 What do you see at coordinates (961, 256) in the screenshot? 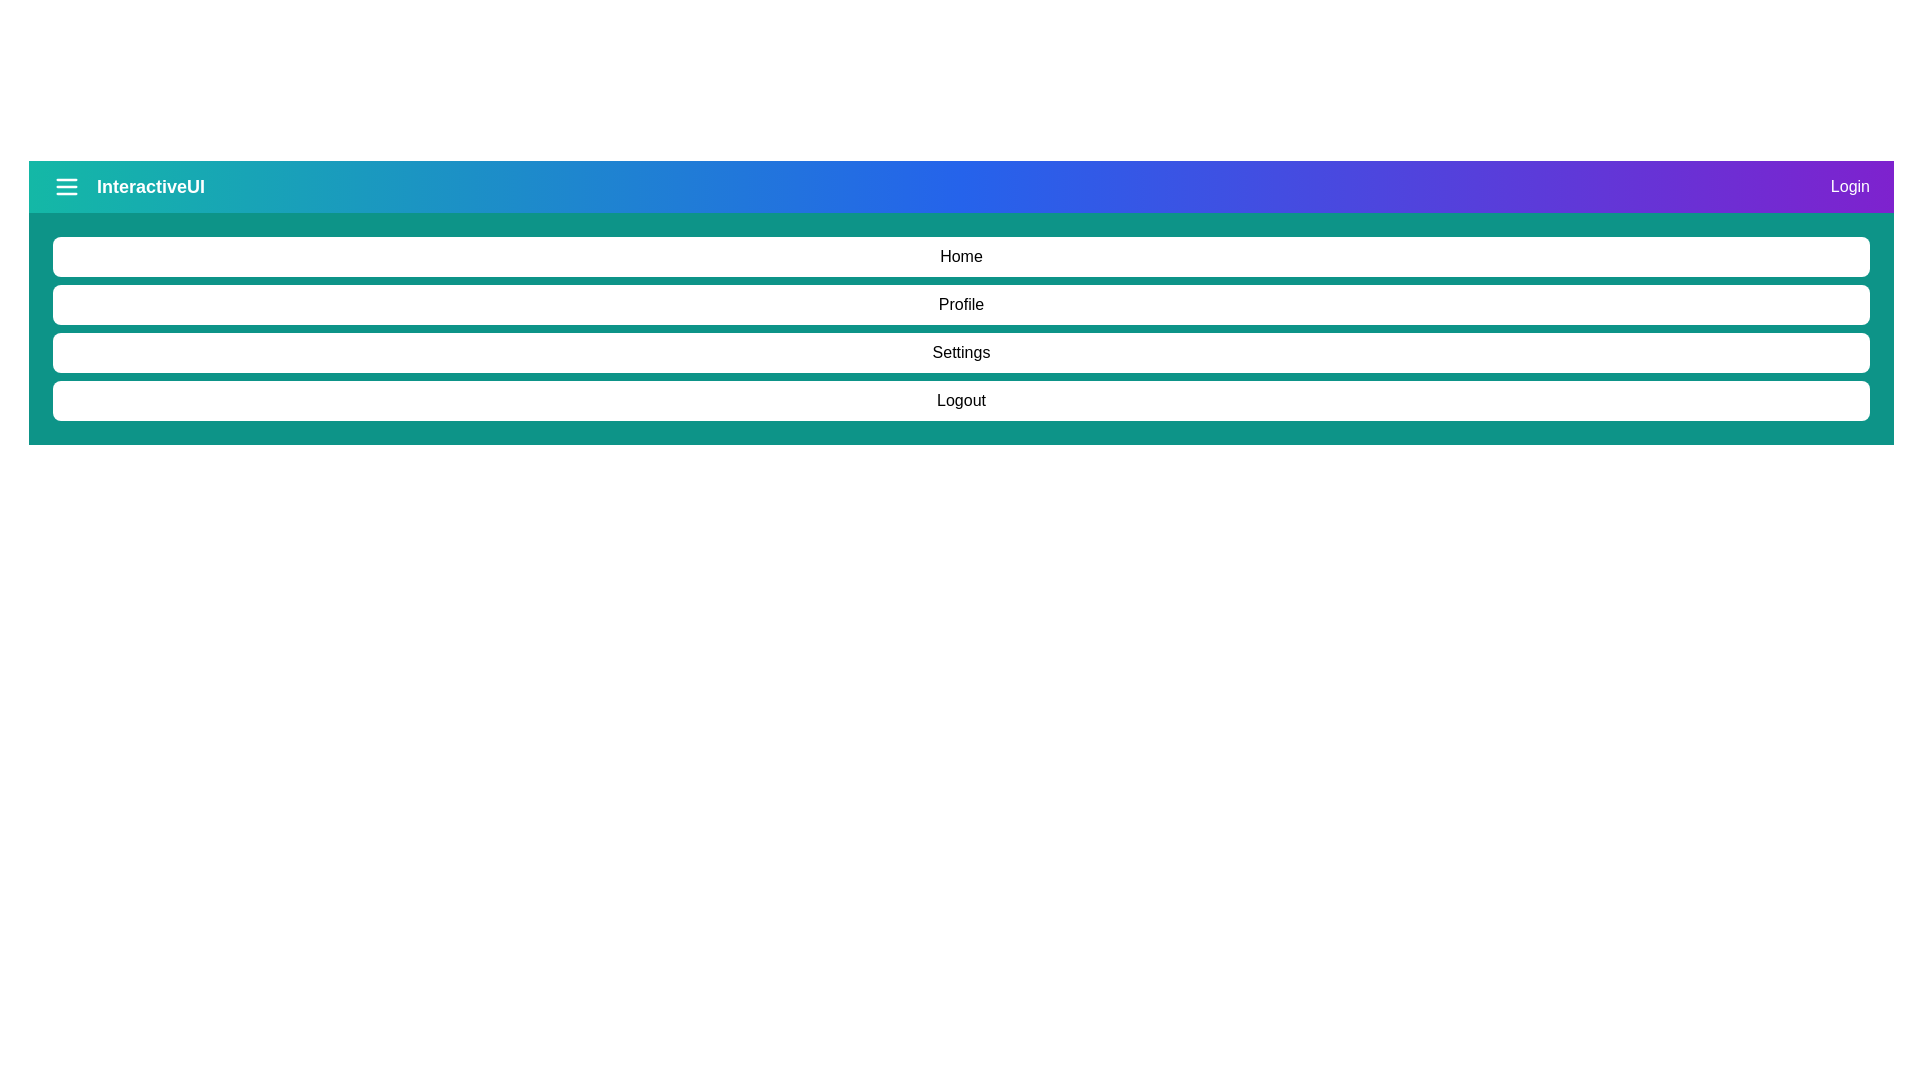
I see `the menu option Home from the DynamicAppBar` at bounding box center [961, 256].